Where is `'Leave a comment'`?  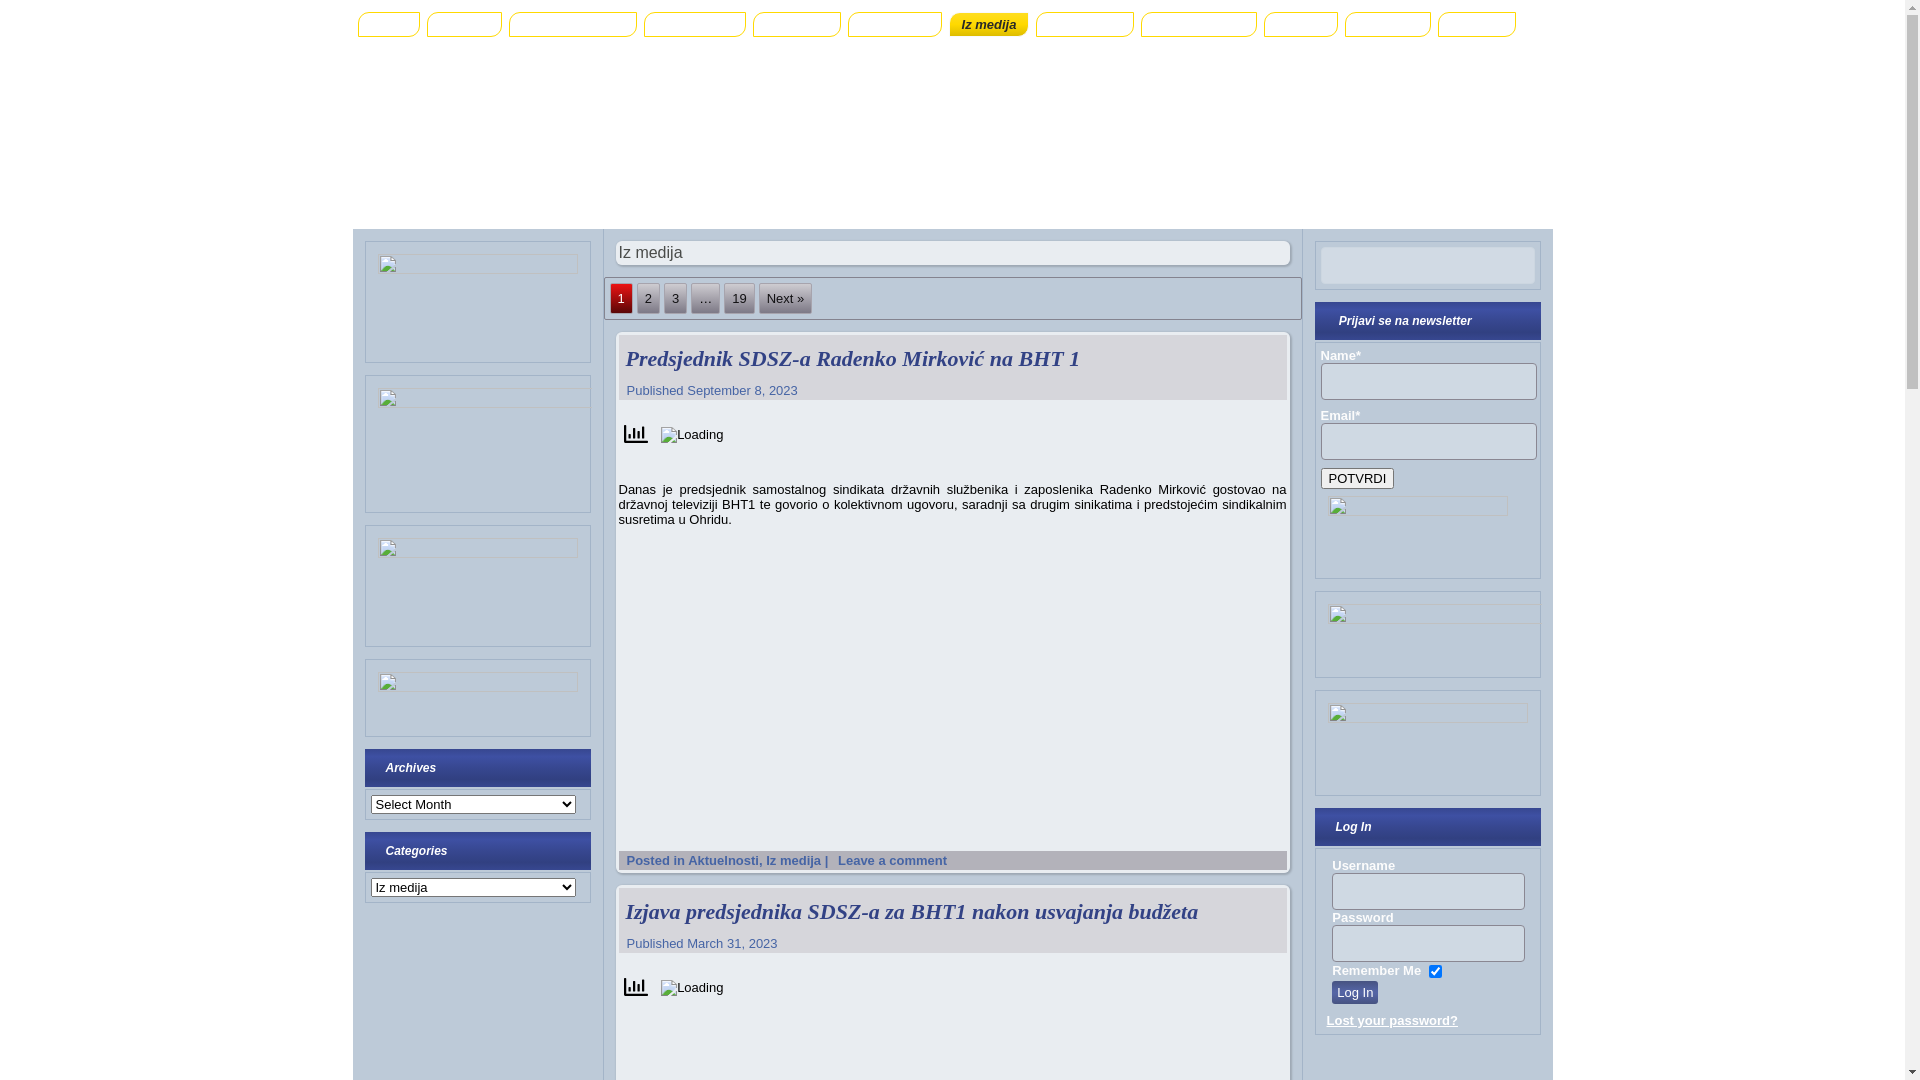 'Leave a comment' is located at coordinates (891, 859).